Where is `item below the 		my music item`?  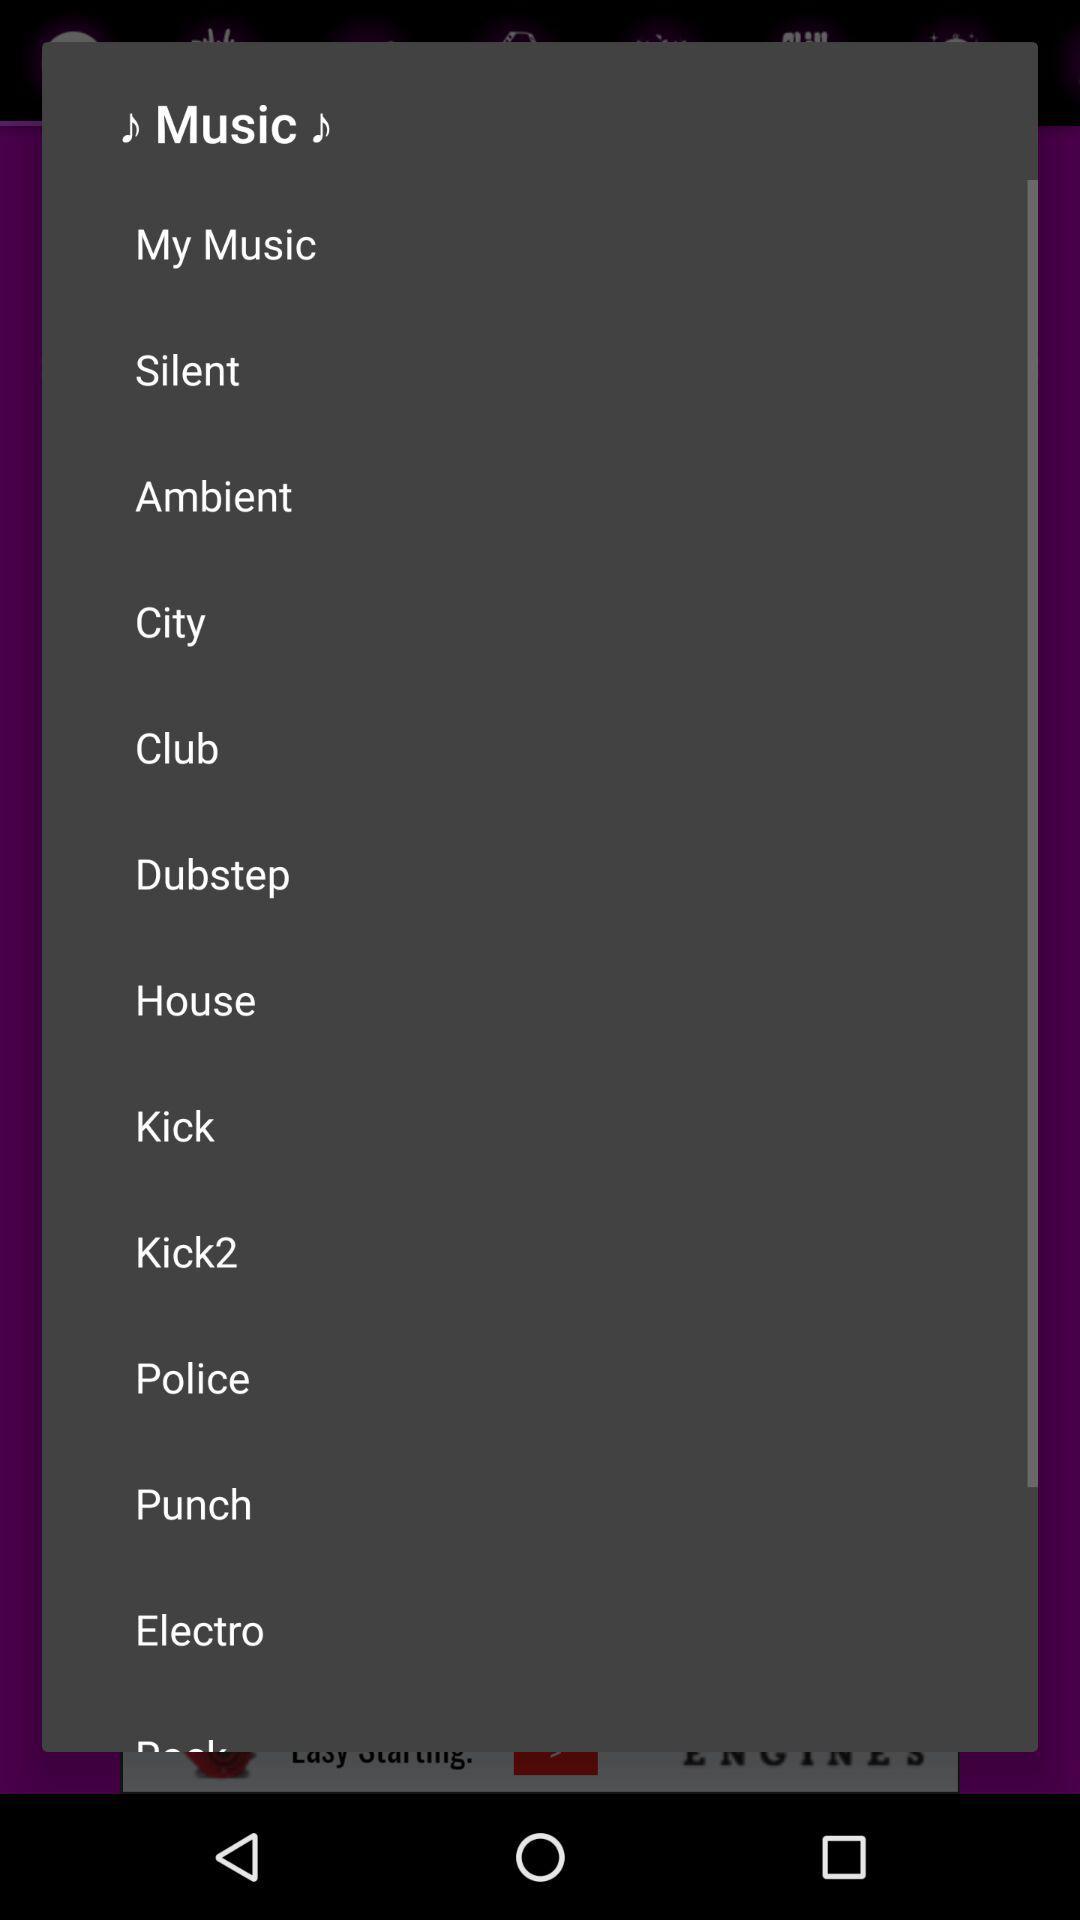
item below the 		my music item is located at coordinates (540, 369).